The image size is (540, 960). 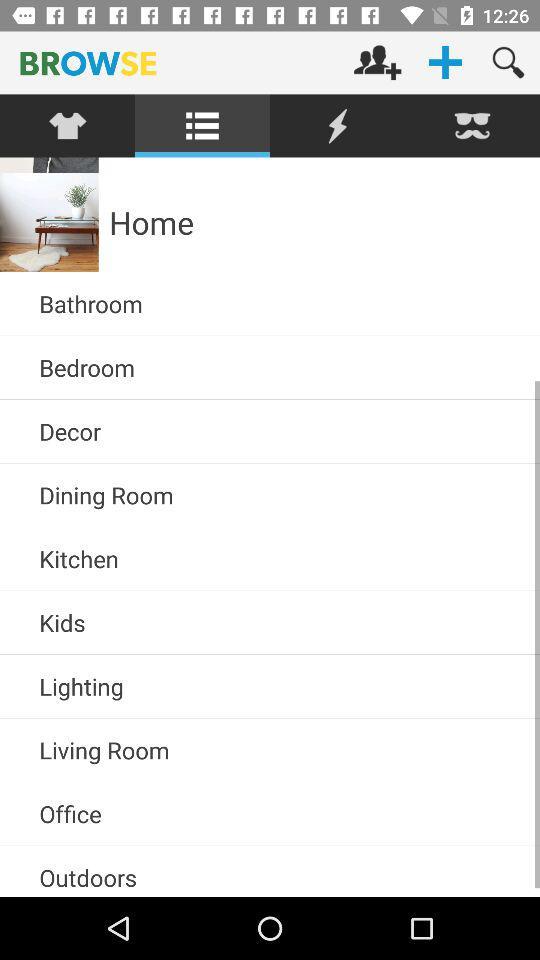 What do you see at coordinates (202, 125) in the screenshot?
I see `click menu option` at bounding box center [202, 125].